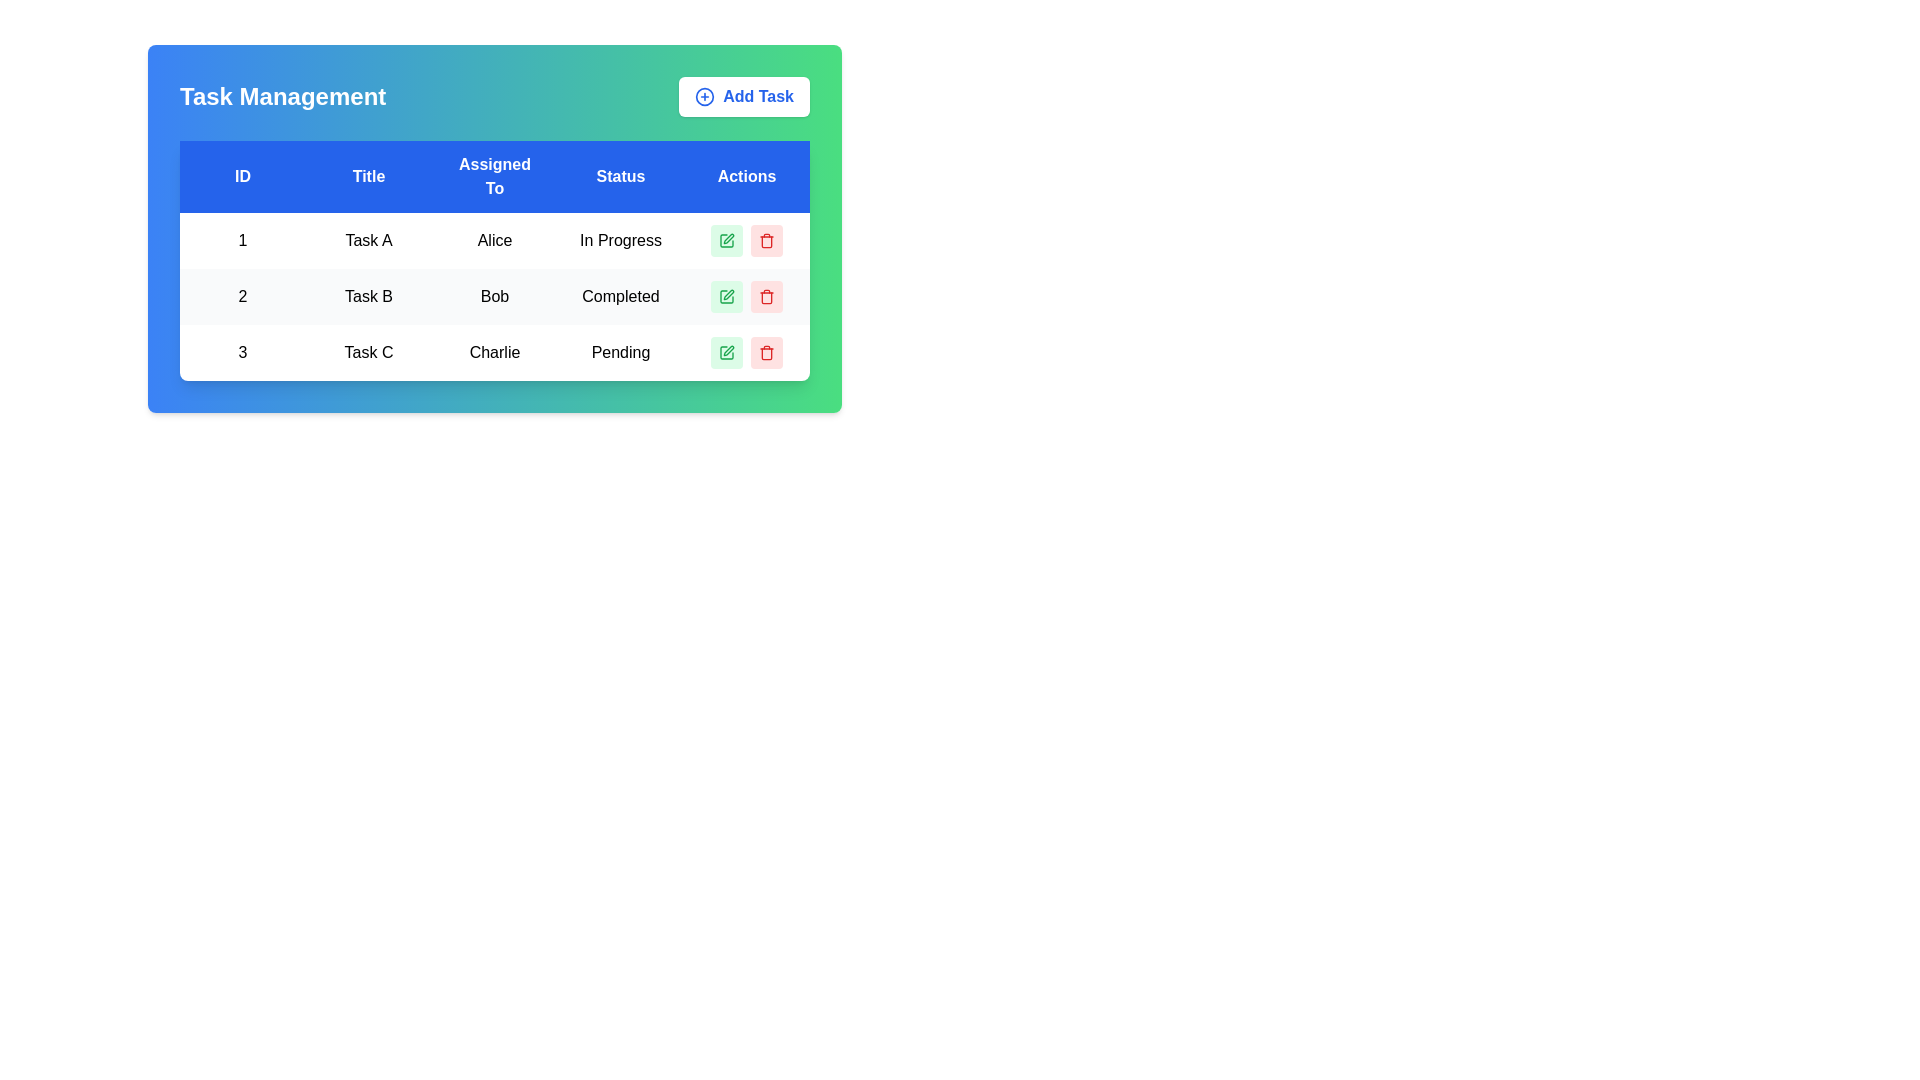 Image resolution: width=1920 pixels, height=1080 pixels. What do you see at coordinates (766, 297) in the screenshot?
I see `the delete button located in the second row of the 'Actions' column of the task management interface` at bounding box center [766, 297].